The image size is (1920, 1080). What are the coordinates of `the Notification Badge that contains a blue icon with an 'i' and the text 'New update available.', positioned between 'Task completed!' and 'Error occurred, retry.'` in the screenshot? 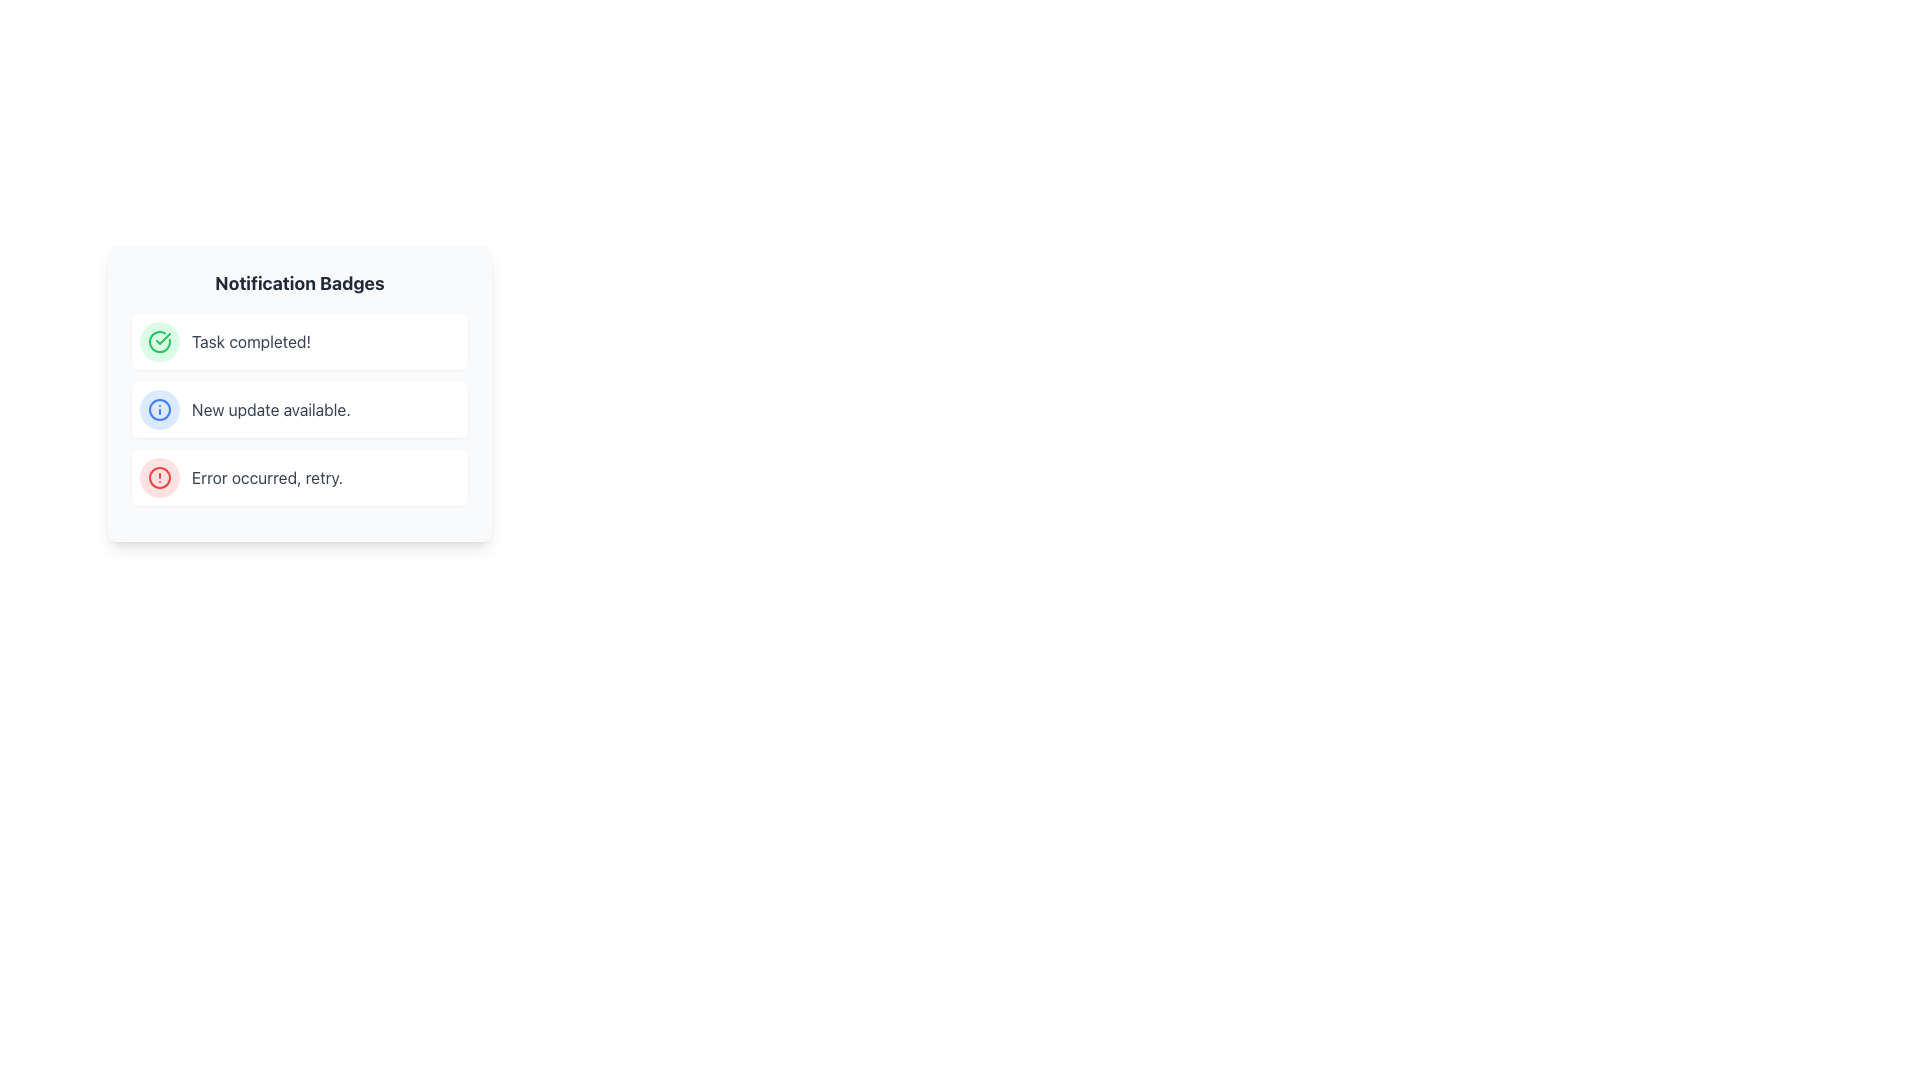 It's located at (298, 408).